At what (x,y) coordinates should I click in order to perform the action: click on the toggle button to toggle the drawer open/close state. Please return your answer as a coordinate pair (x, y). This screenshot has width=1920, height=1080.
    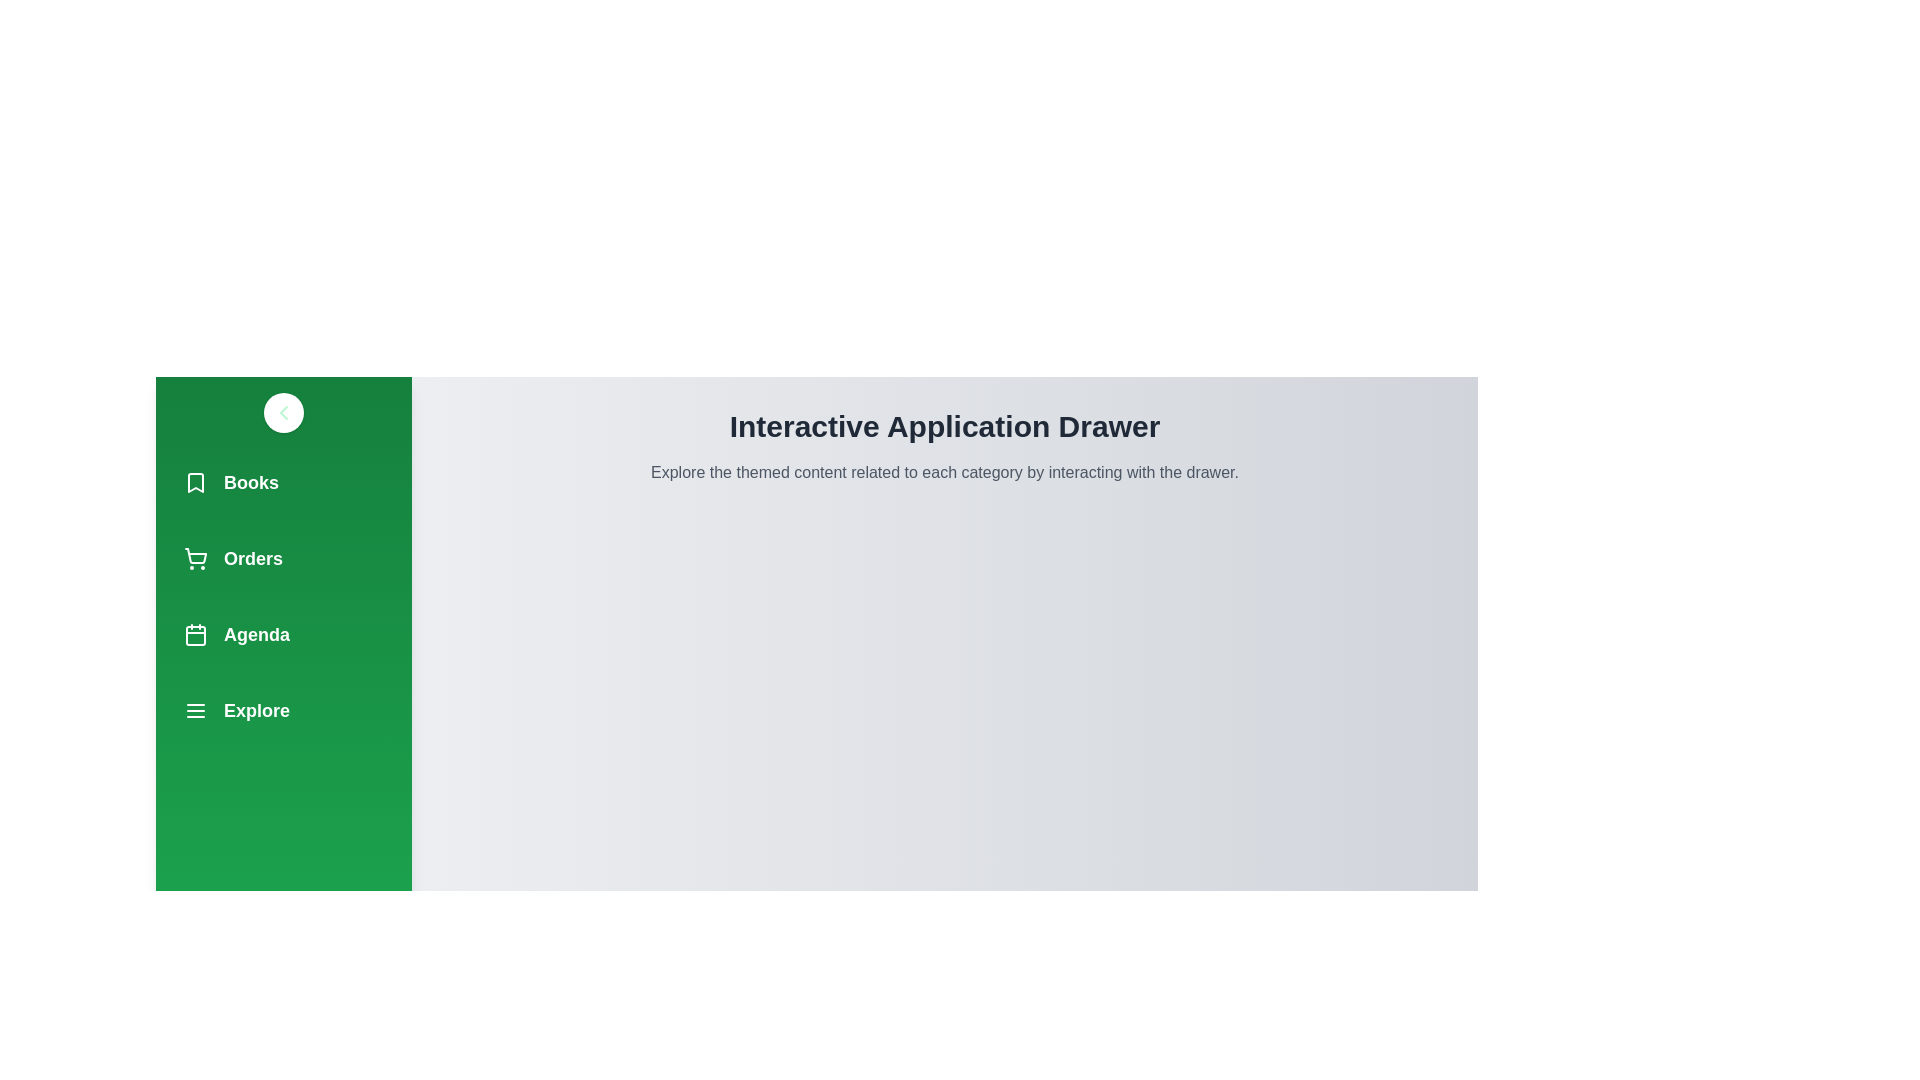
    Looking at the image, I should click on (282, 411).